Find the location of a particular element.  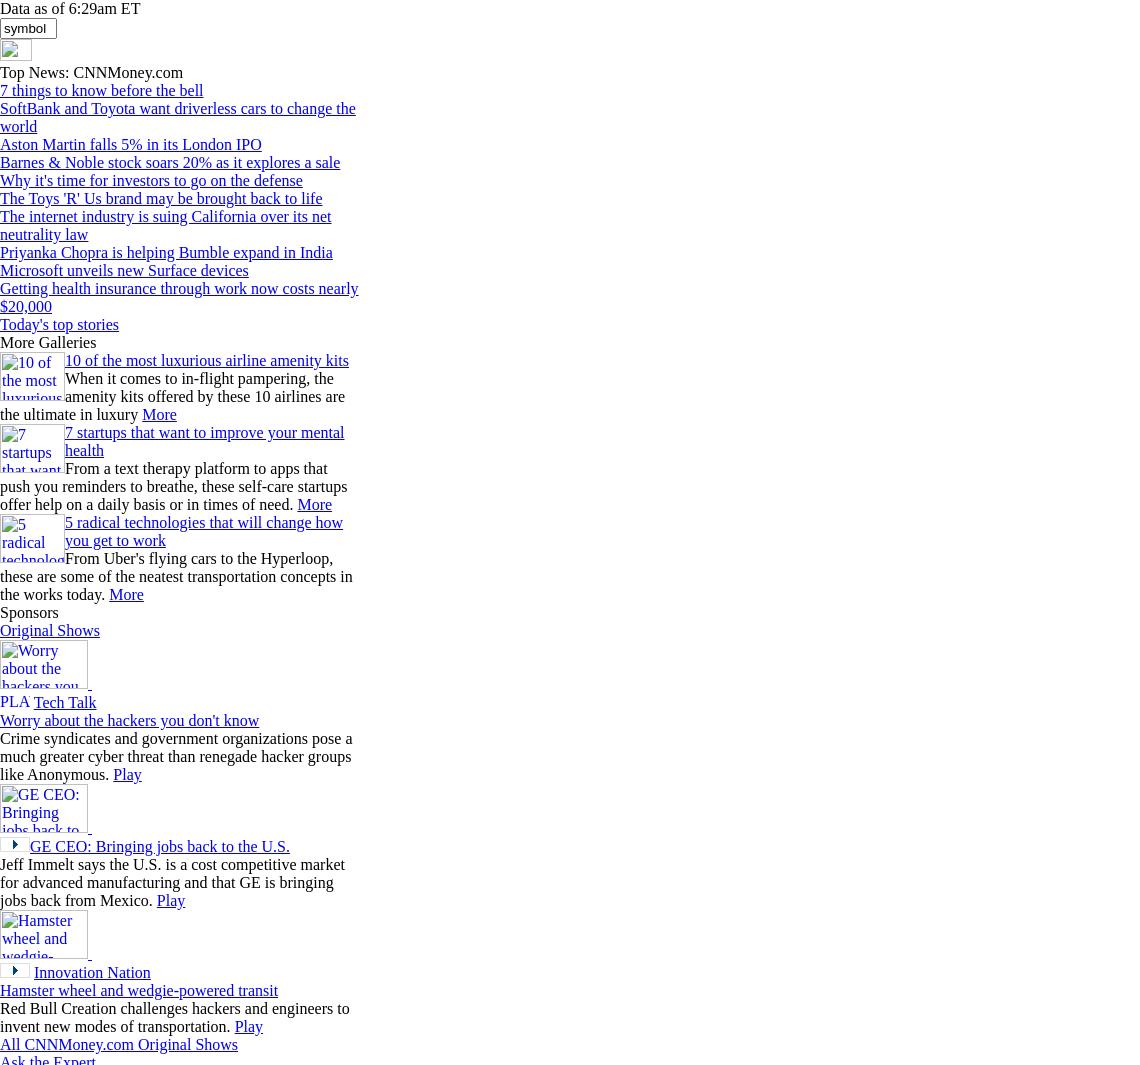

'Hamster wheel and wedgie-powered transit' is located at coordinates (0, 990).